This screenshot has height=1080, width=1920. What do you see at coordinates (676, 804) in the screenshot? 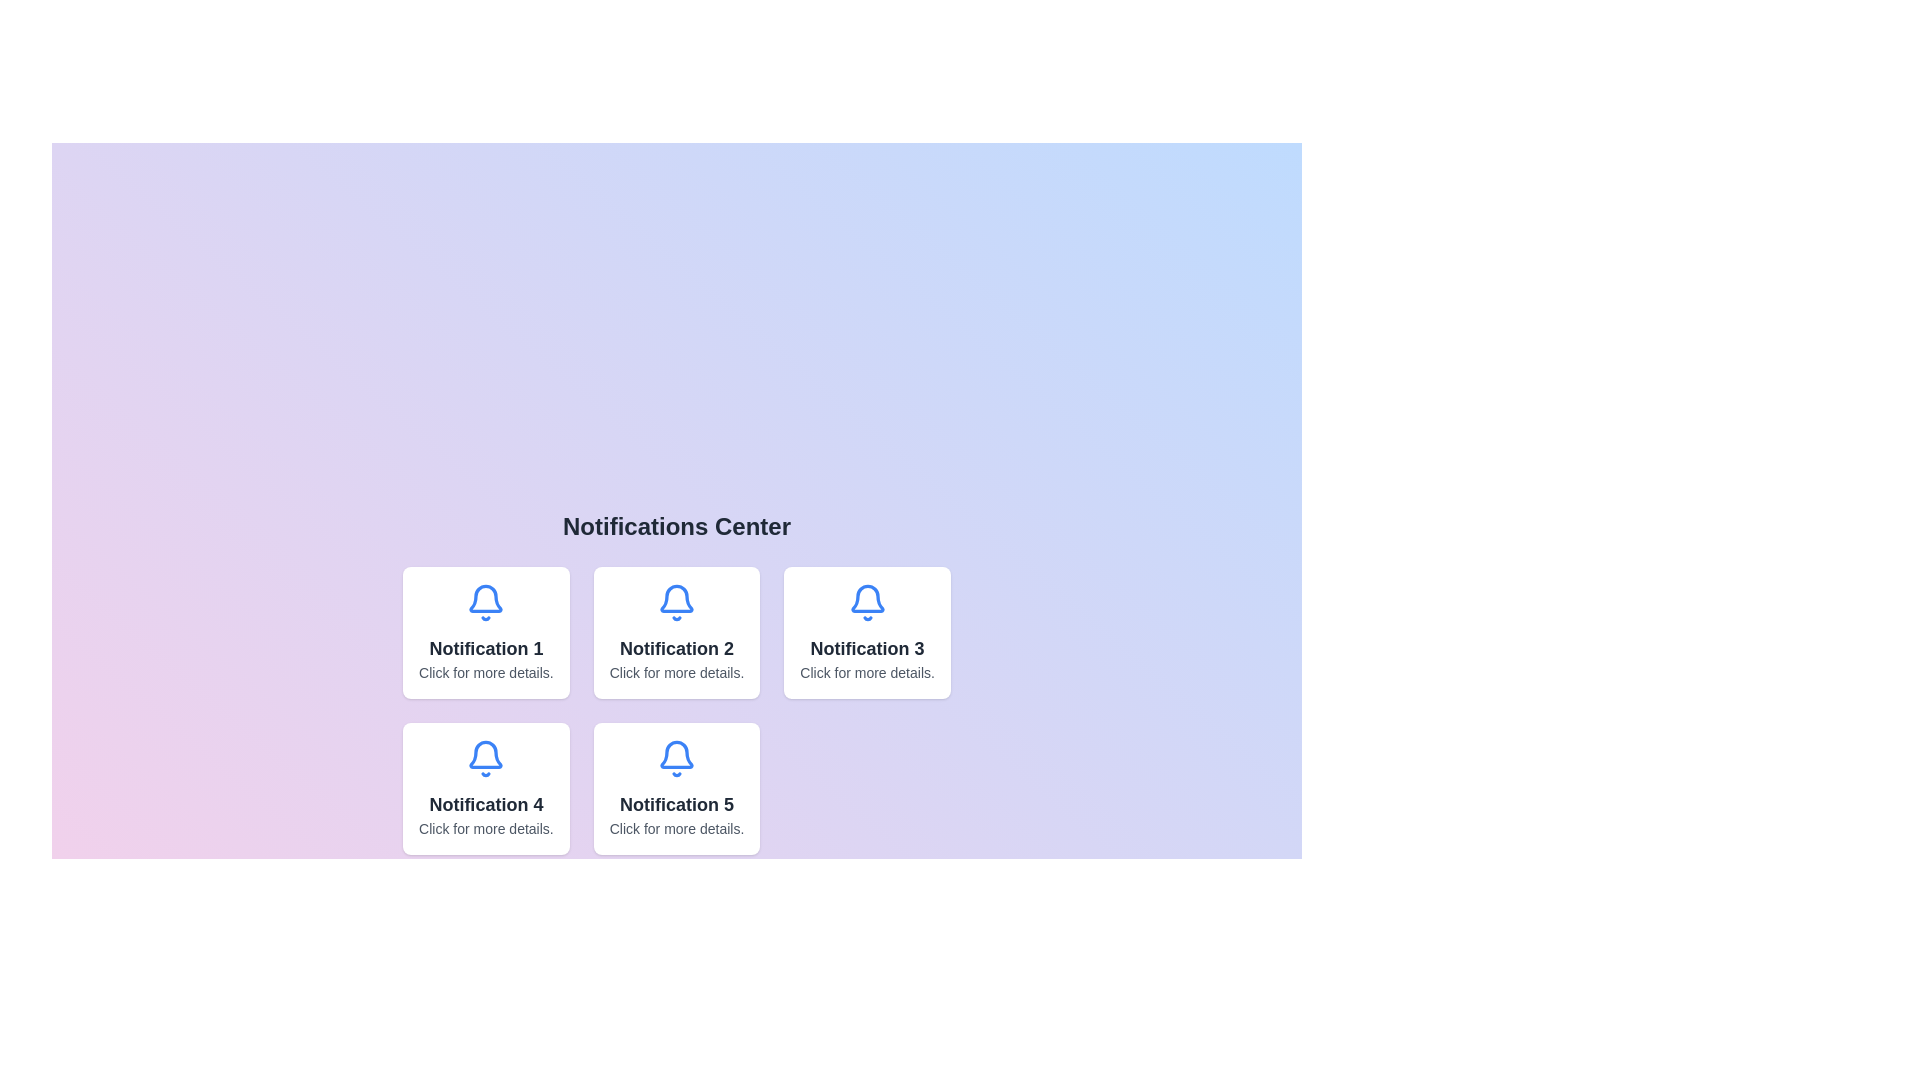
I see `the text label displaying 'Notification 5', which is styled in bold and located at the bottom-right corner of the notification card` at bounding box center [676, 804].